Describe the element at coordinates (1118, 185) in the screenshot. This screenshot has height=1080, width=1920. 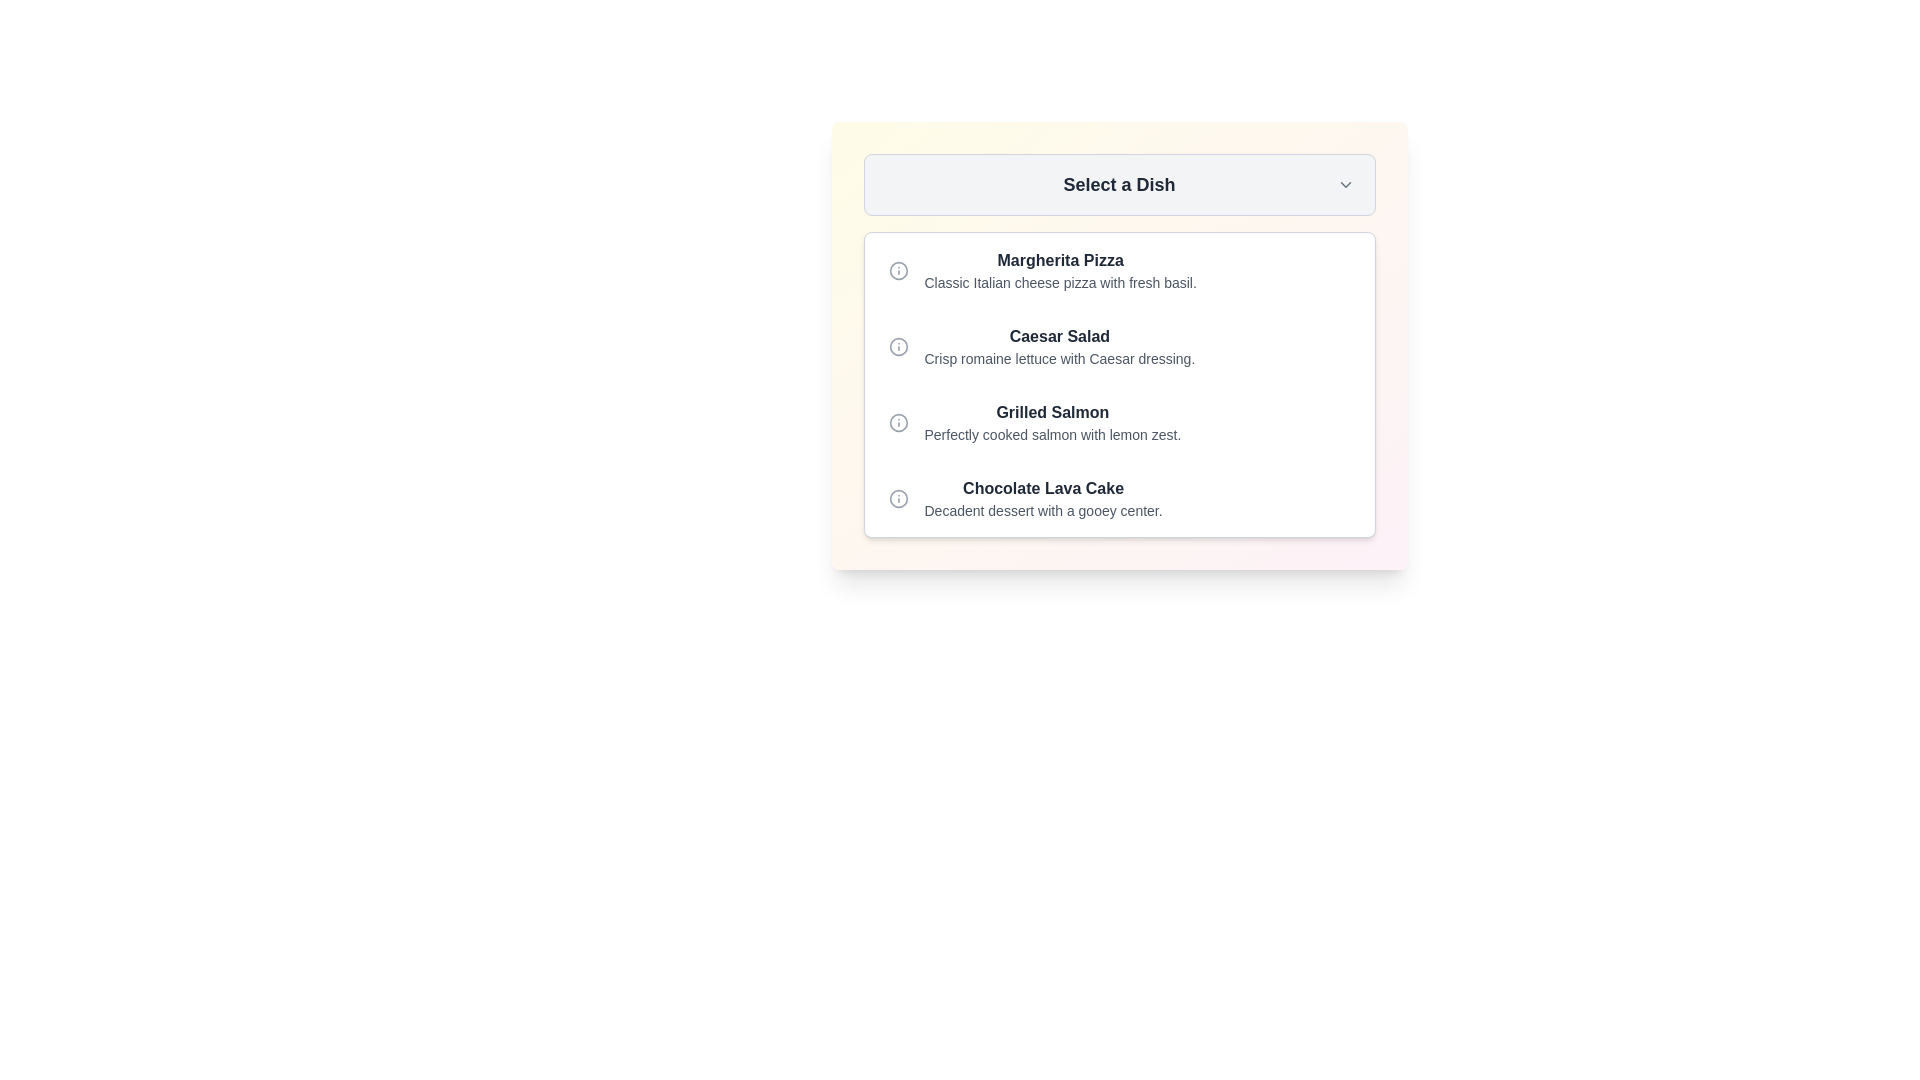
I see `the Dropdown button displaying 'Select a Dish'` at that location.